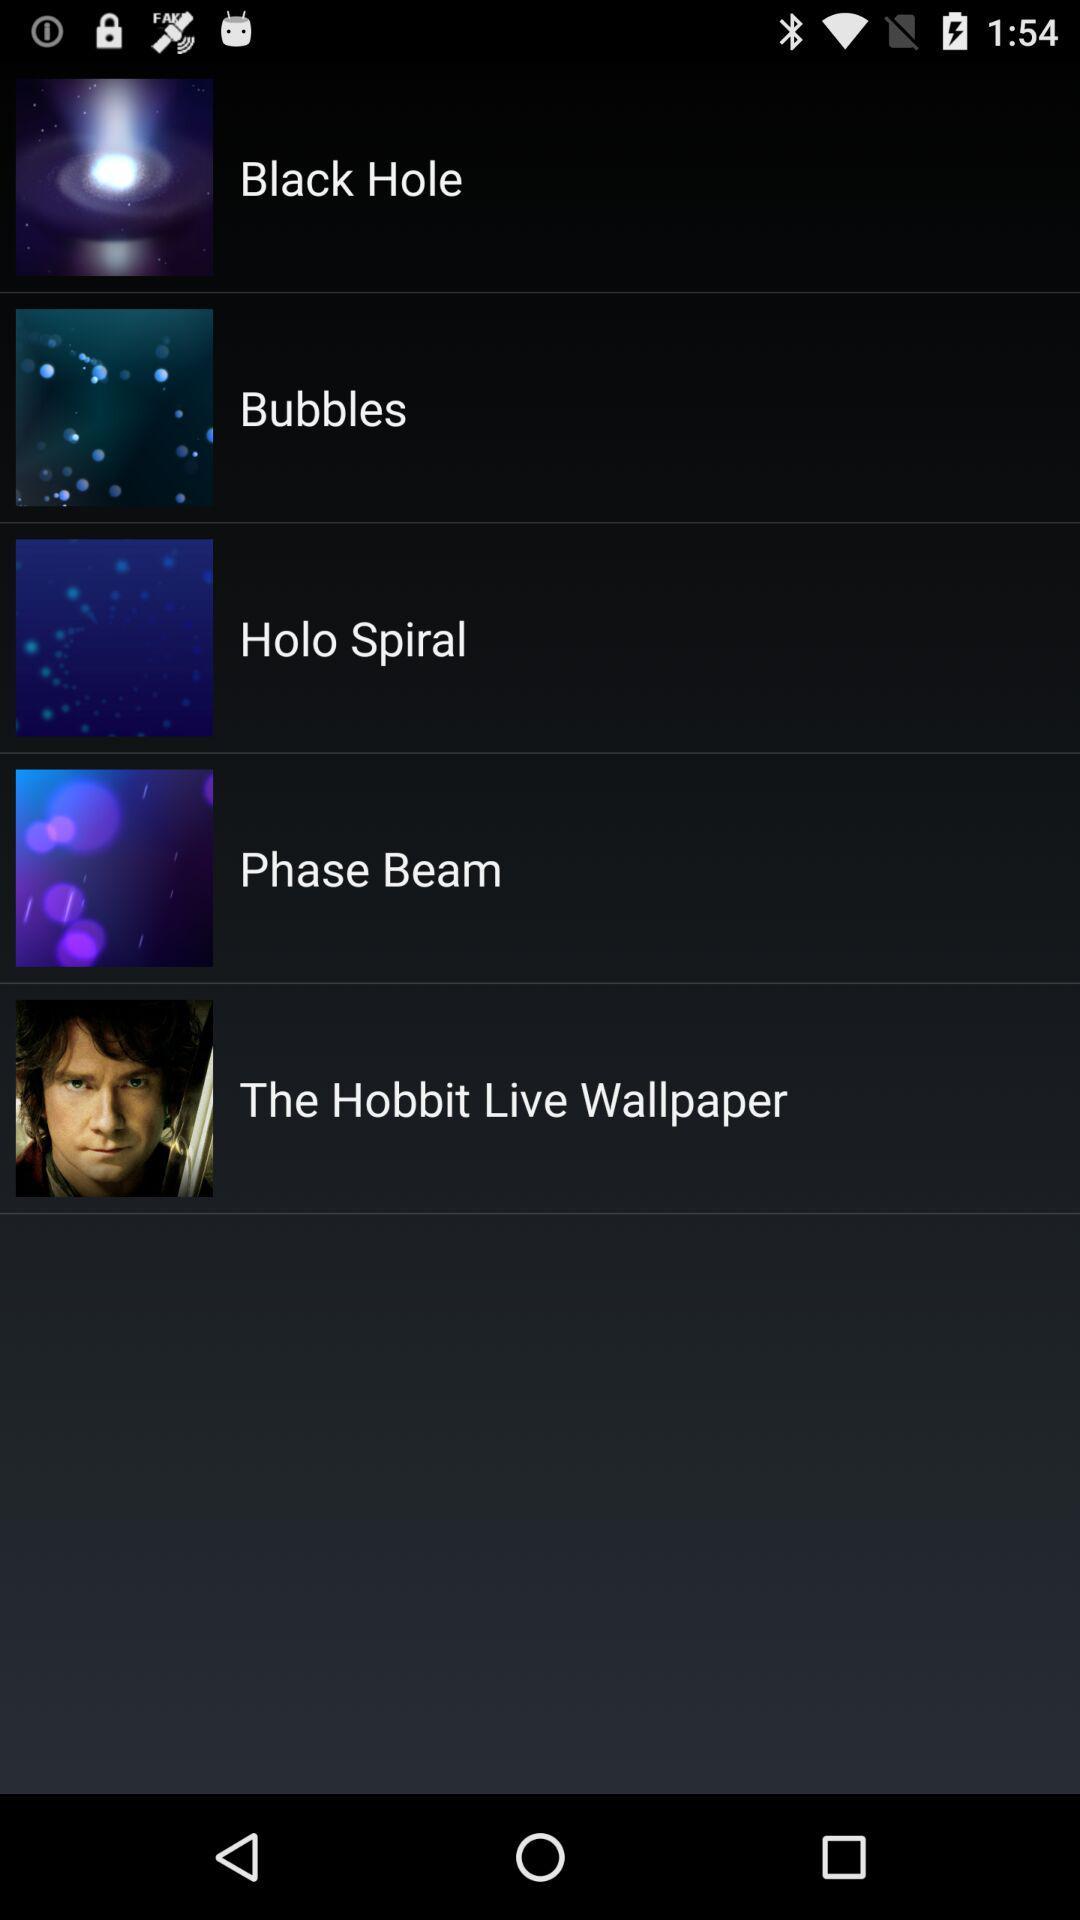 The image size is (1080, 1920). I want to click on holo spiral app, so click(352, 636).